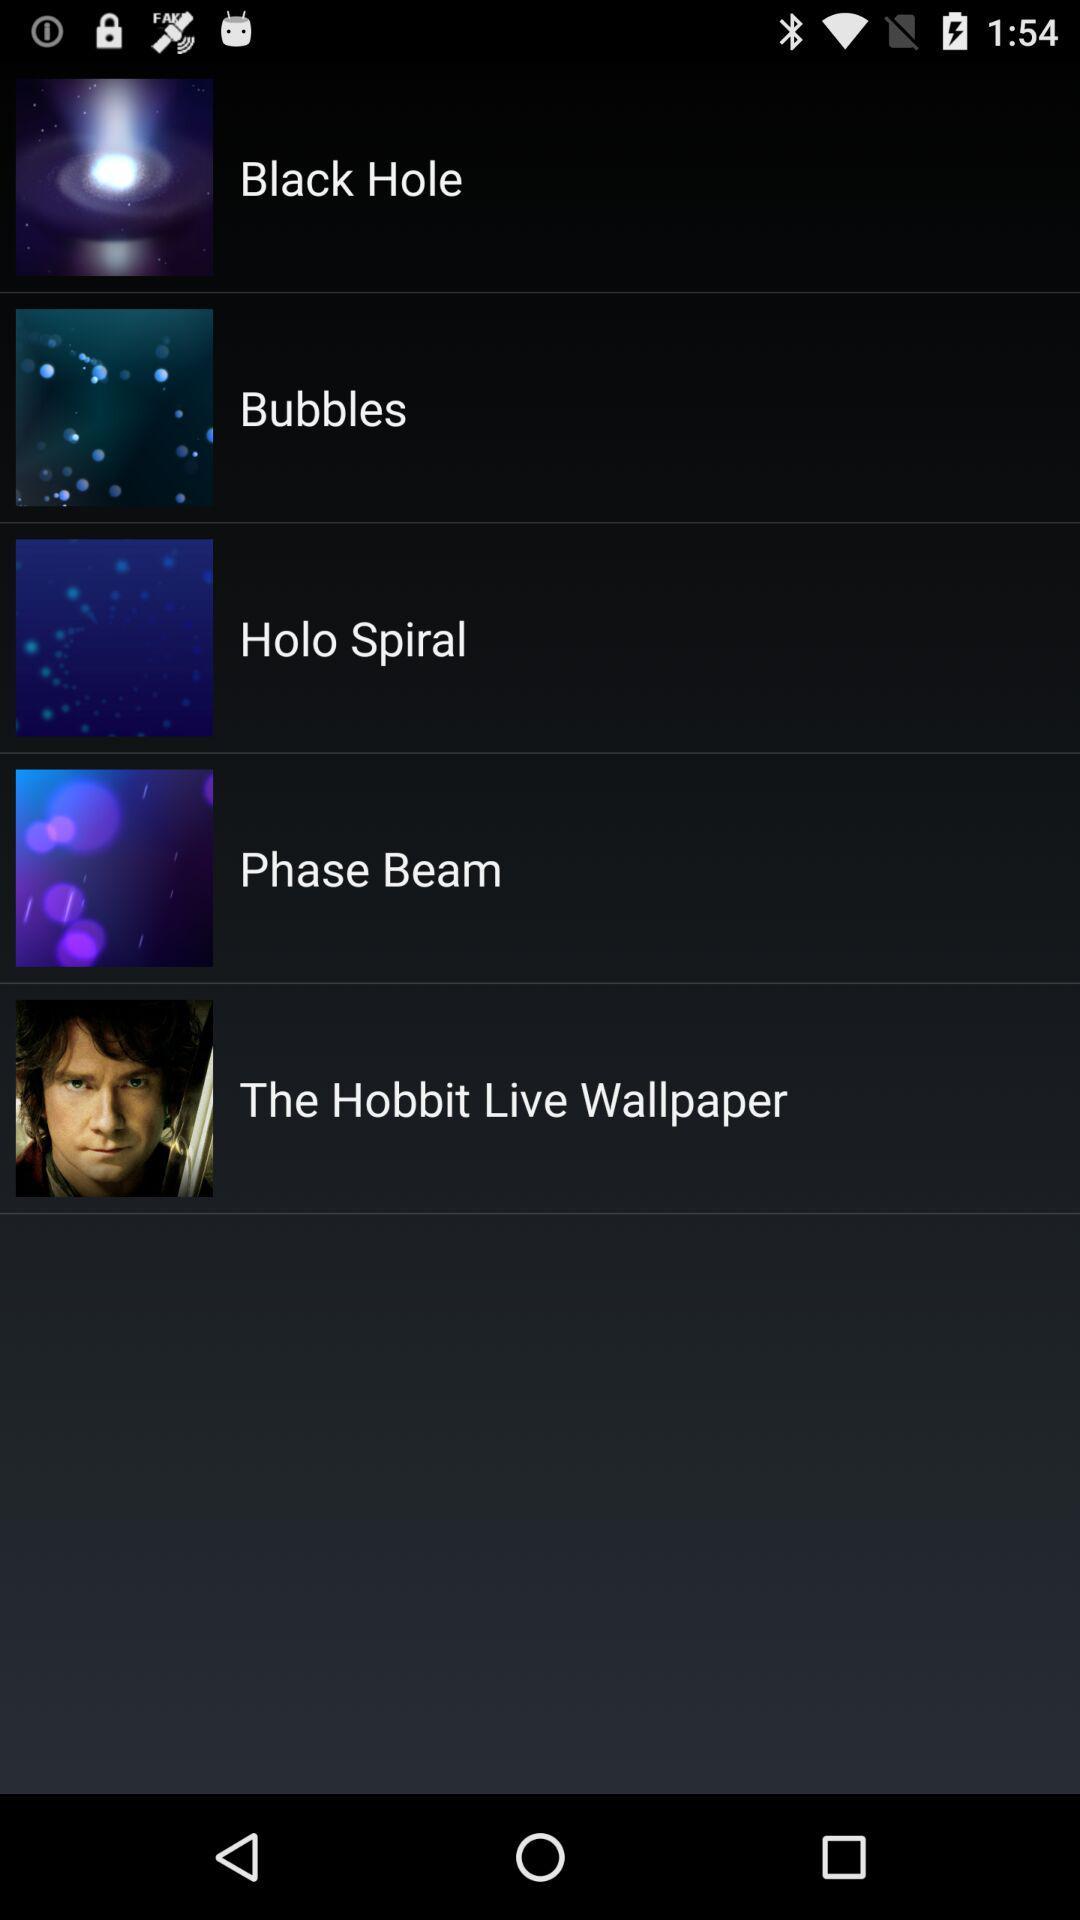 The image size is (1080, 1920). I want to click on holo spiral app, so click(352, 636).